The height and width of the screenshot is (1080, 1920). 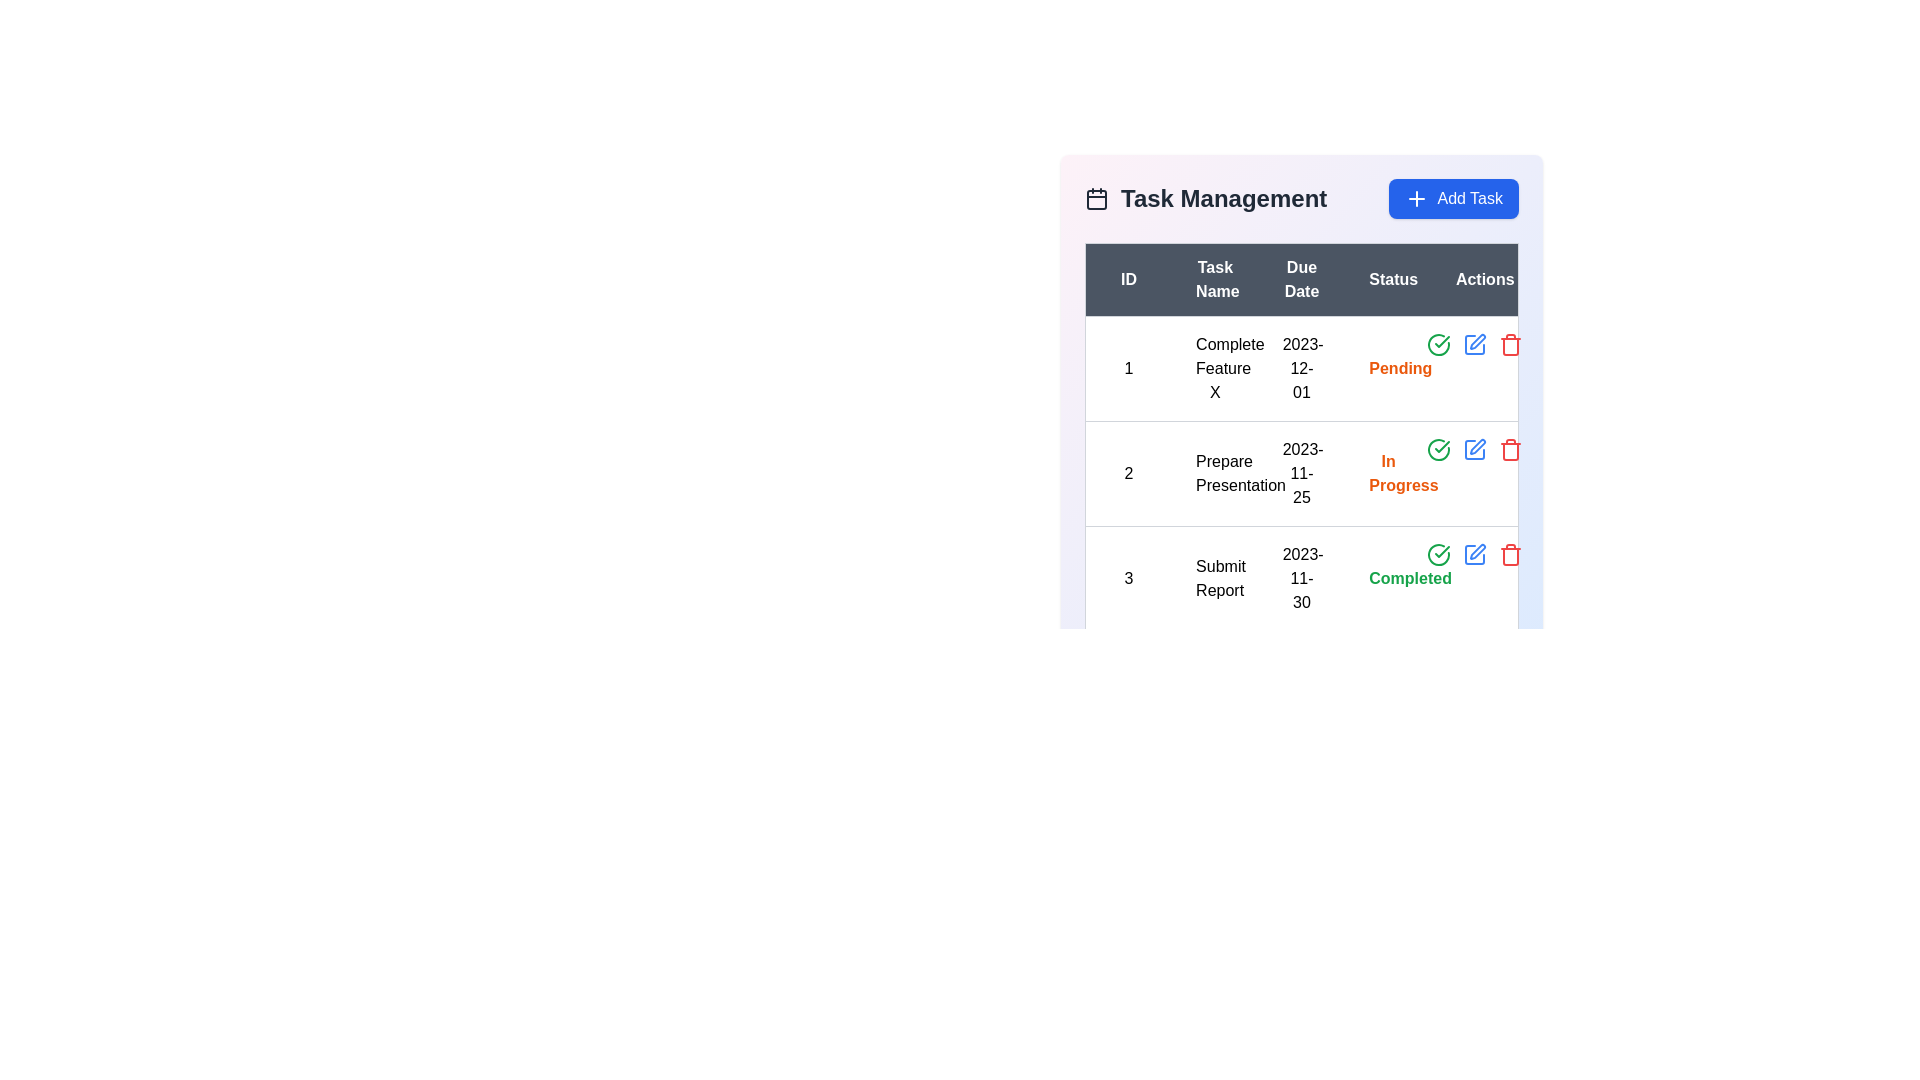 I want to click on the second row in the task management table, which displays details such as ID '2', task name 'Prepare Presentation', due date '2023-11-25', and status 'In Progress', so click(x=1301, y=474).